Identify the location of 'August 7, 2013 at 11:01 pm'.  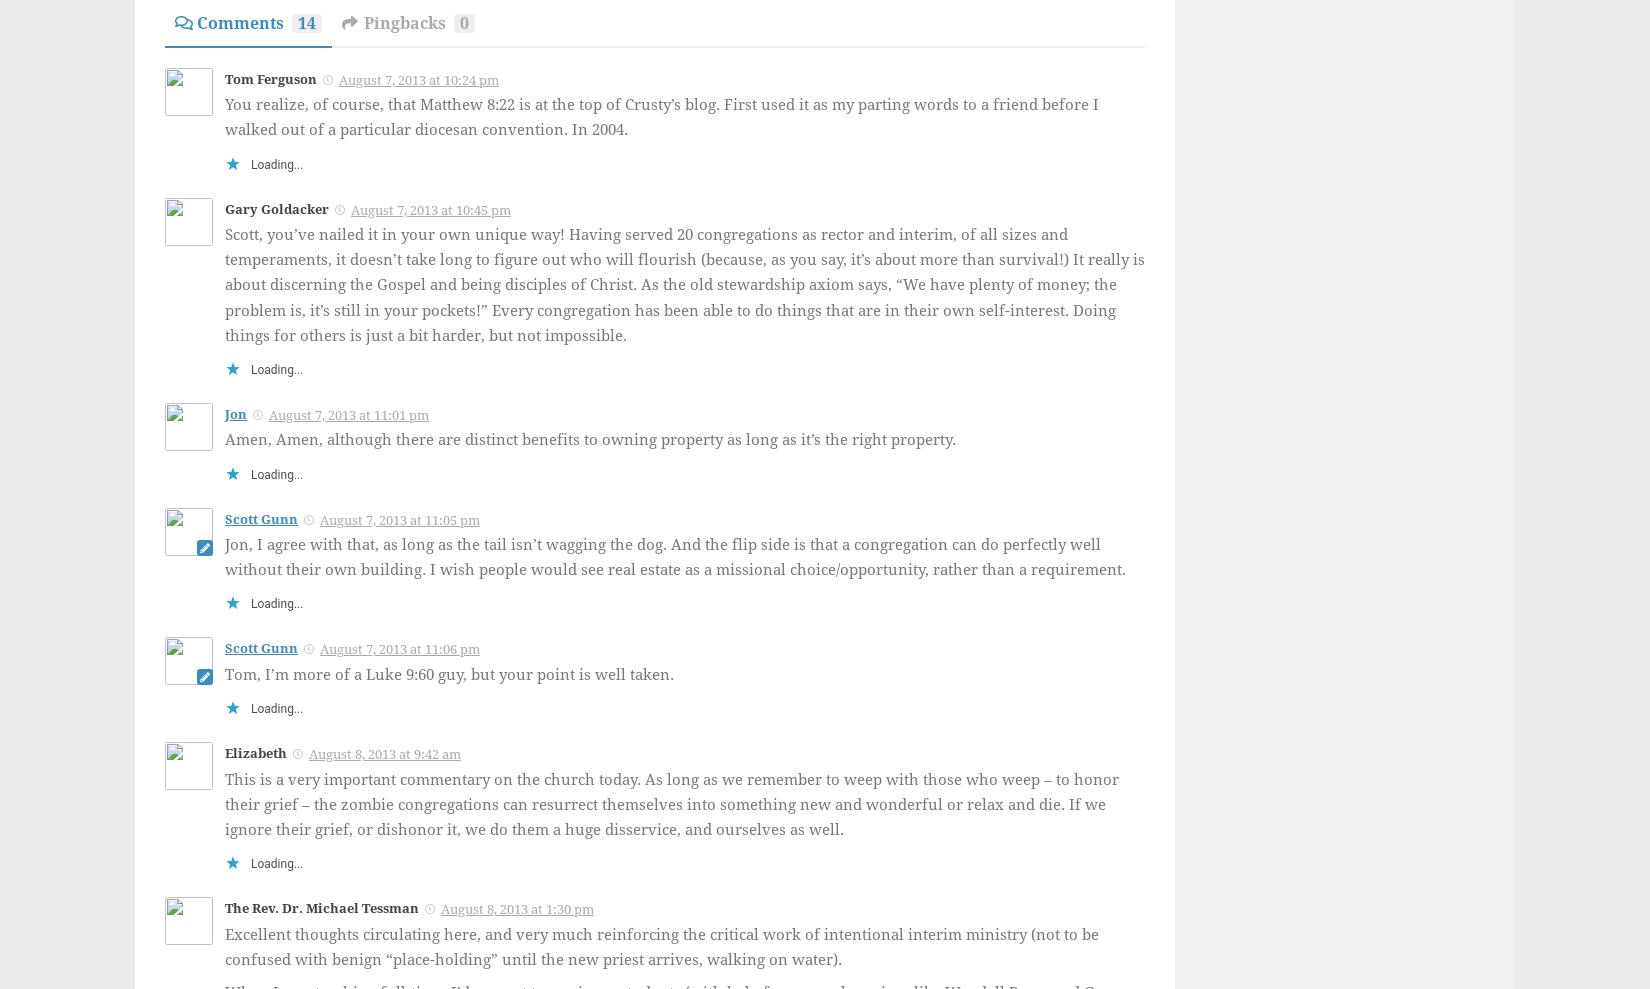
(348, 414).